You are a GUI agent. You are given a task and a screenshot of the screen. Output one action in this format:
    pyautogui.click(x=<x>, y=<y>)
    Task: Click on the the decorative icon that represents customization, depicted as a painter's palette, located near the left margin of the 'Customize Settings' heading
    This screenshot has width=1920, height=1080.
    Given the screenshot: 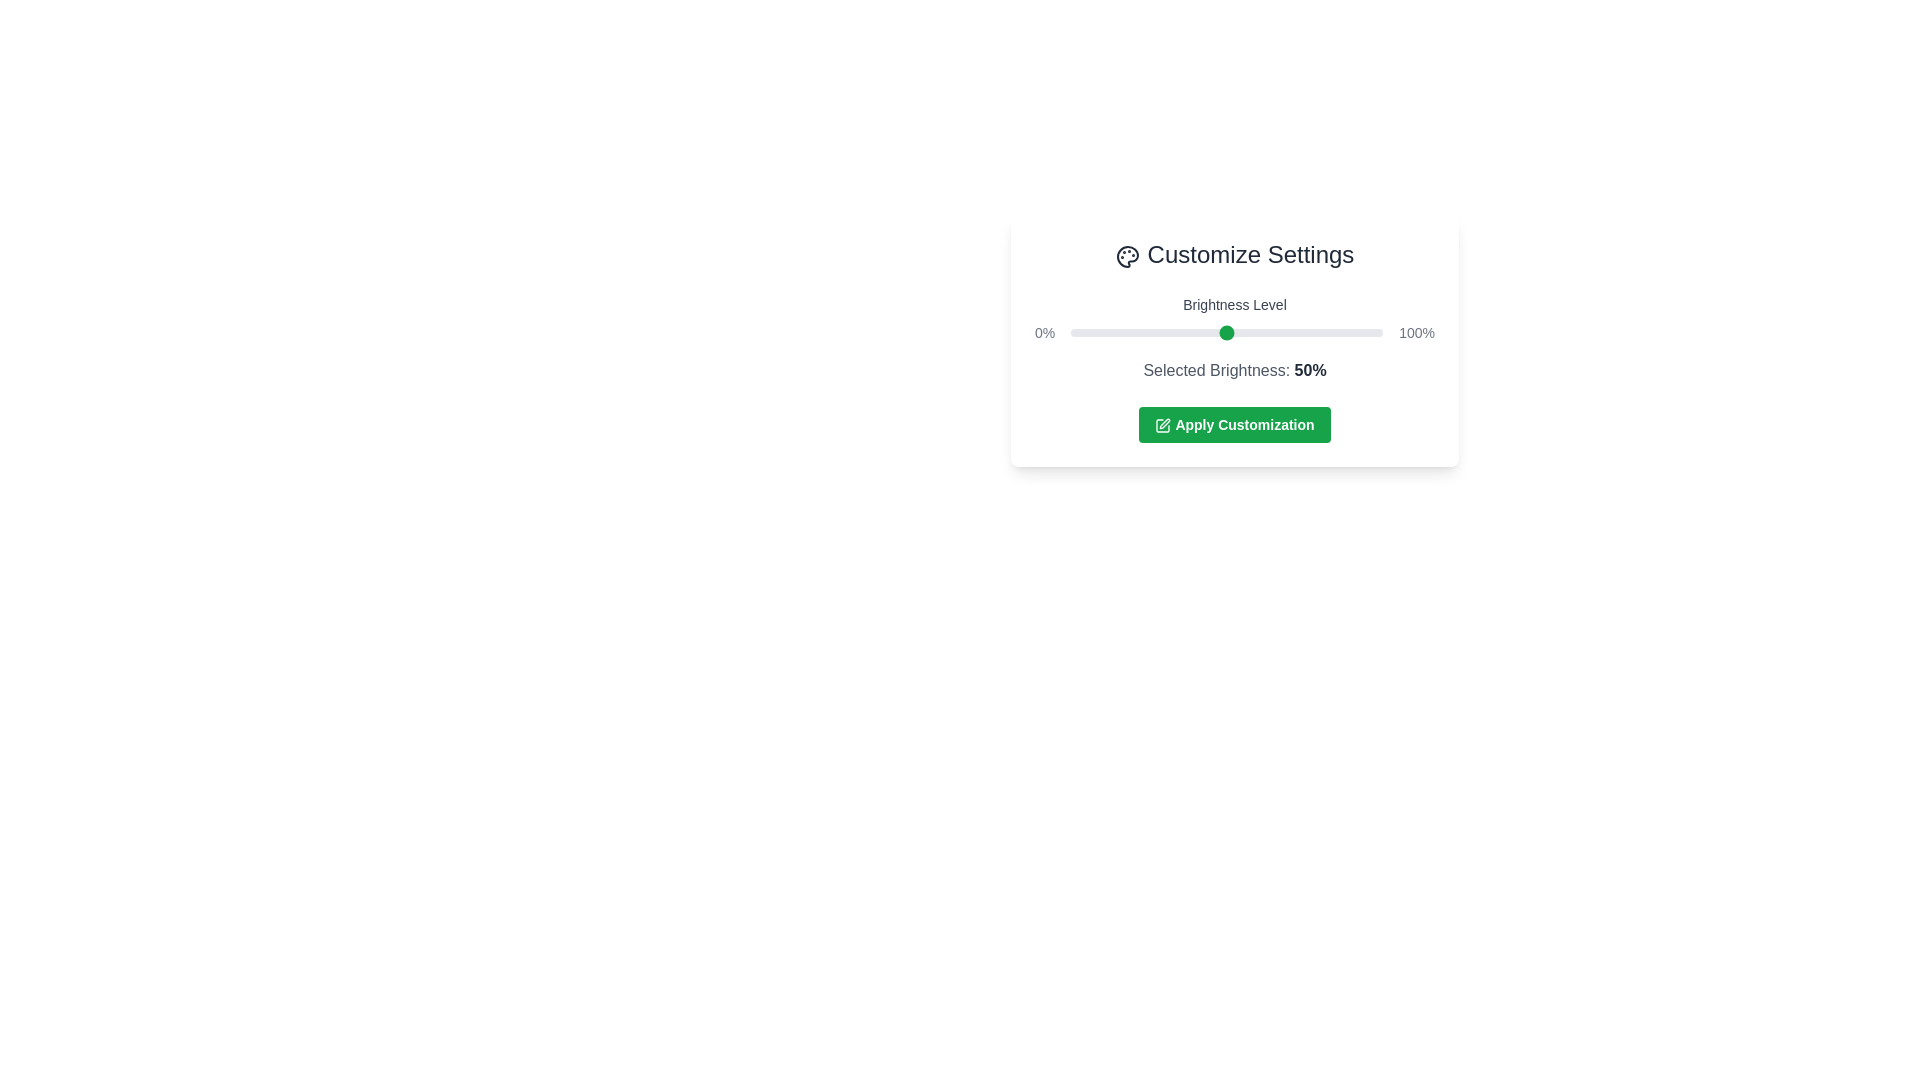 What is the action you would take?
    pyautogui.click(x=1127, y=255)
    